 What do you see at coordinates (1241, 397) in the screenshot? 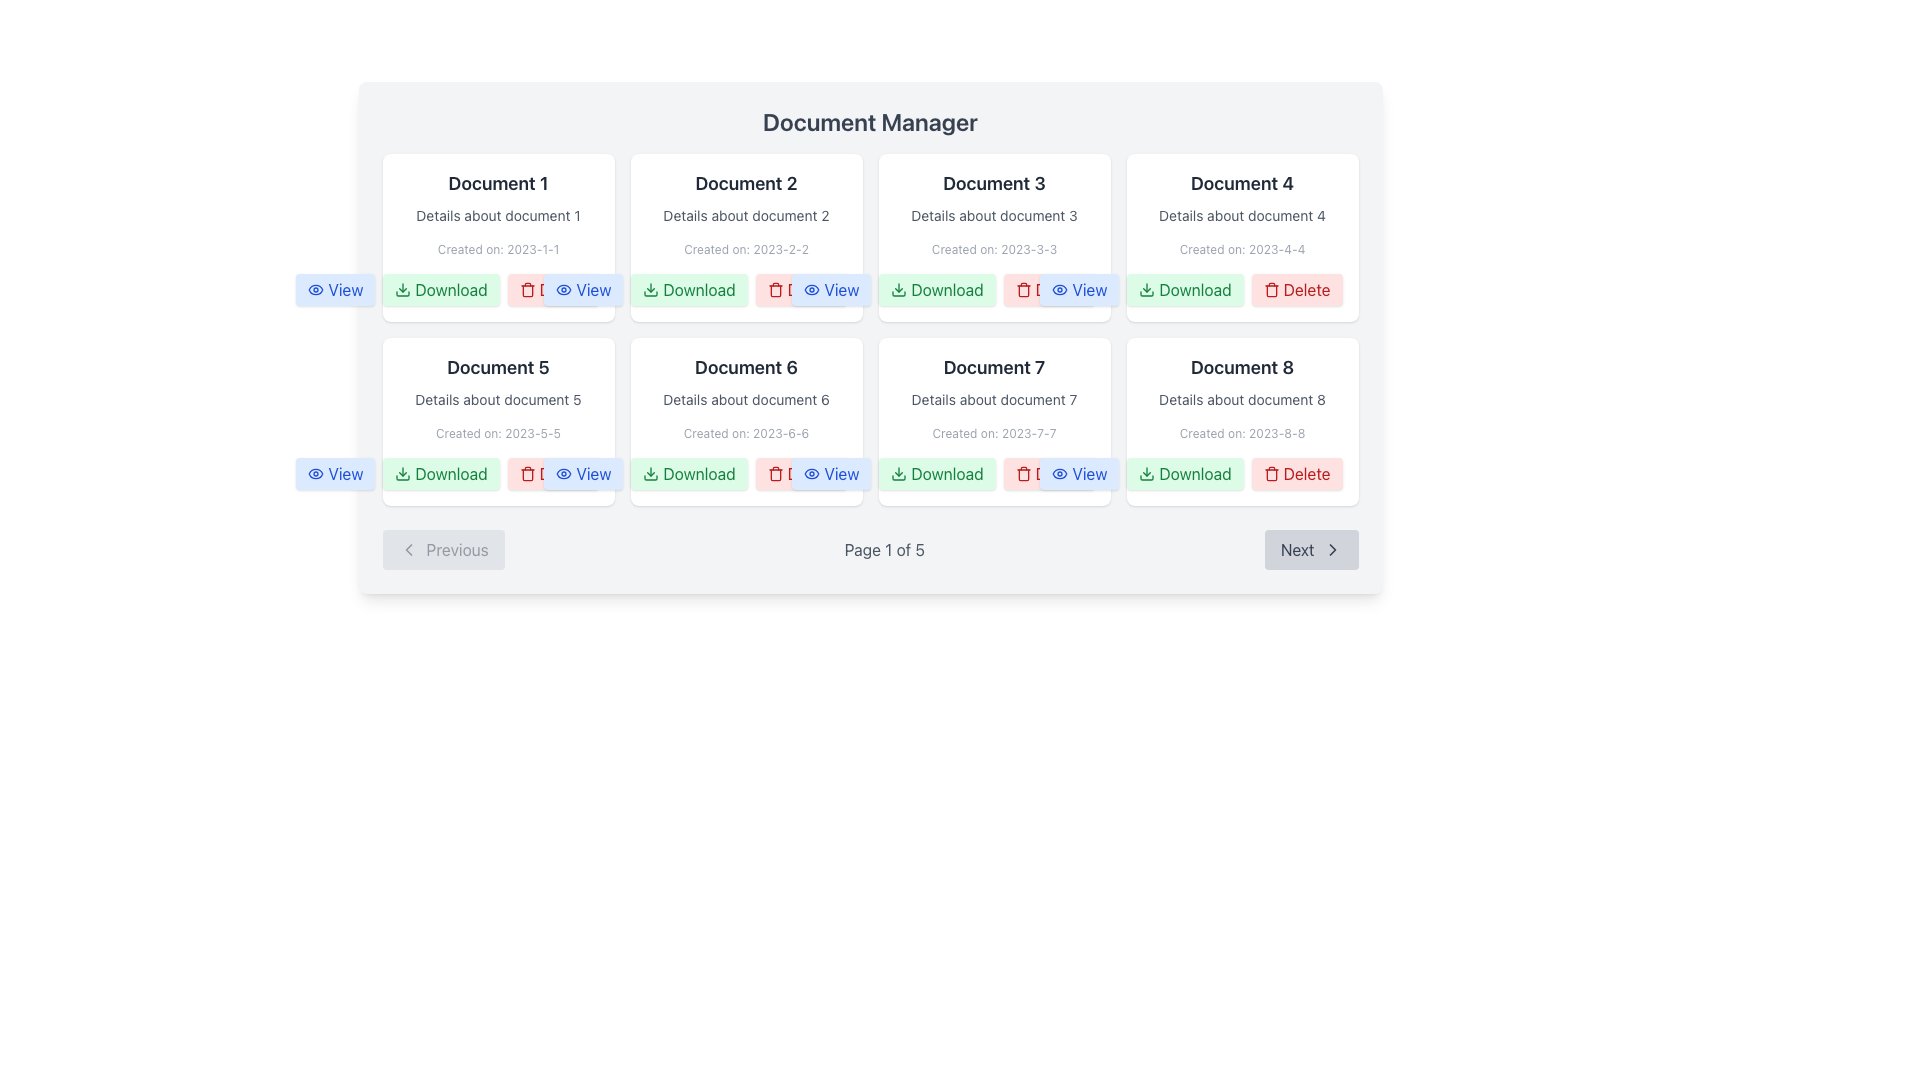
I see `text from the title and metadata of the document titled 'Document 8', which is located in the bottom-right corner of a 2x4 grid layout` at bounding box center [1241, 397].